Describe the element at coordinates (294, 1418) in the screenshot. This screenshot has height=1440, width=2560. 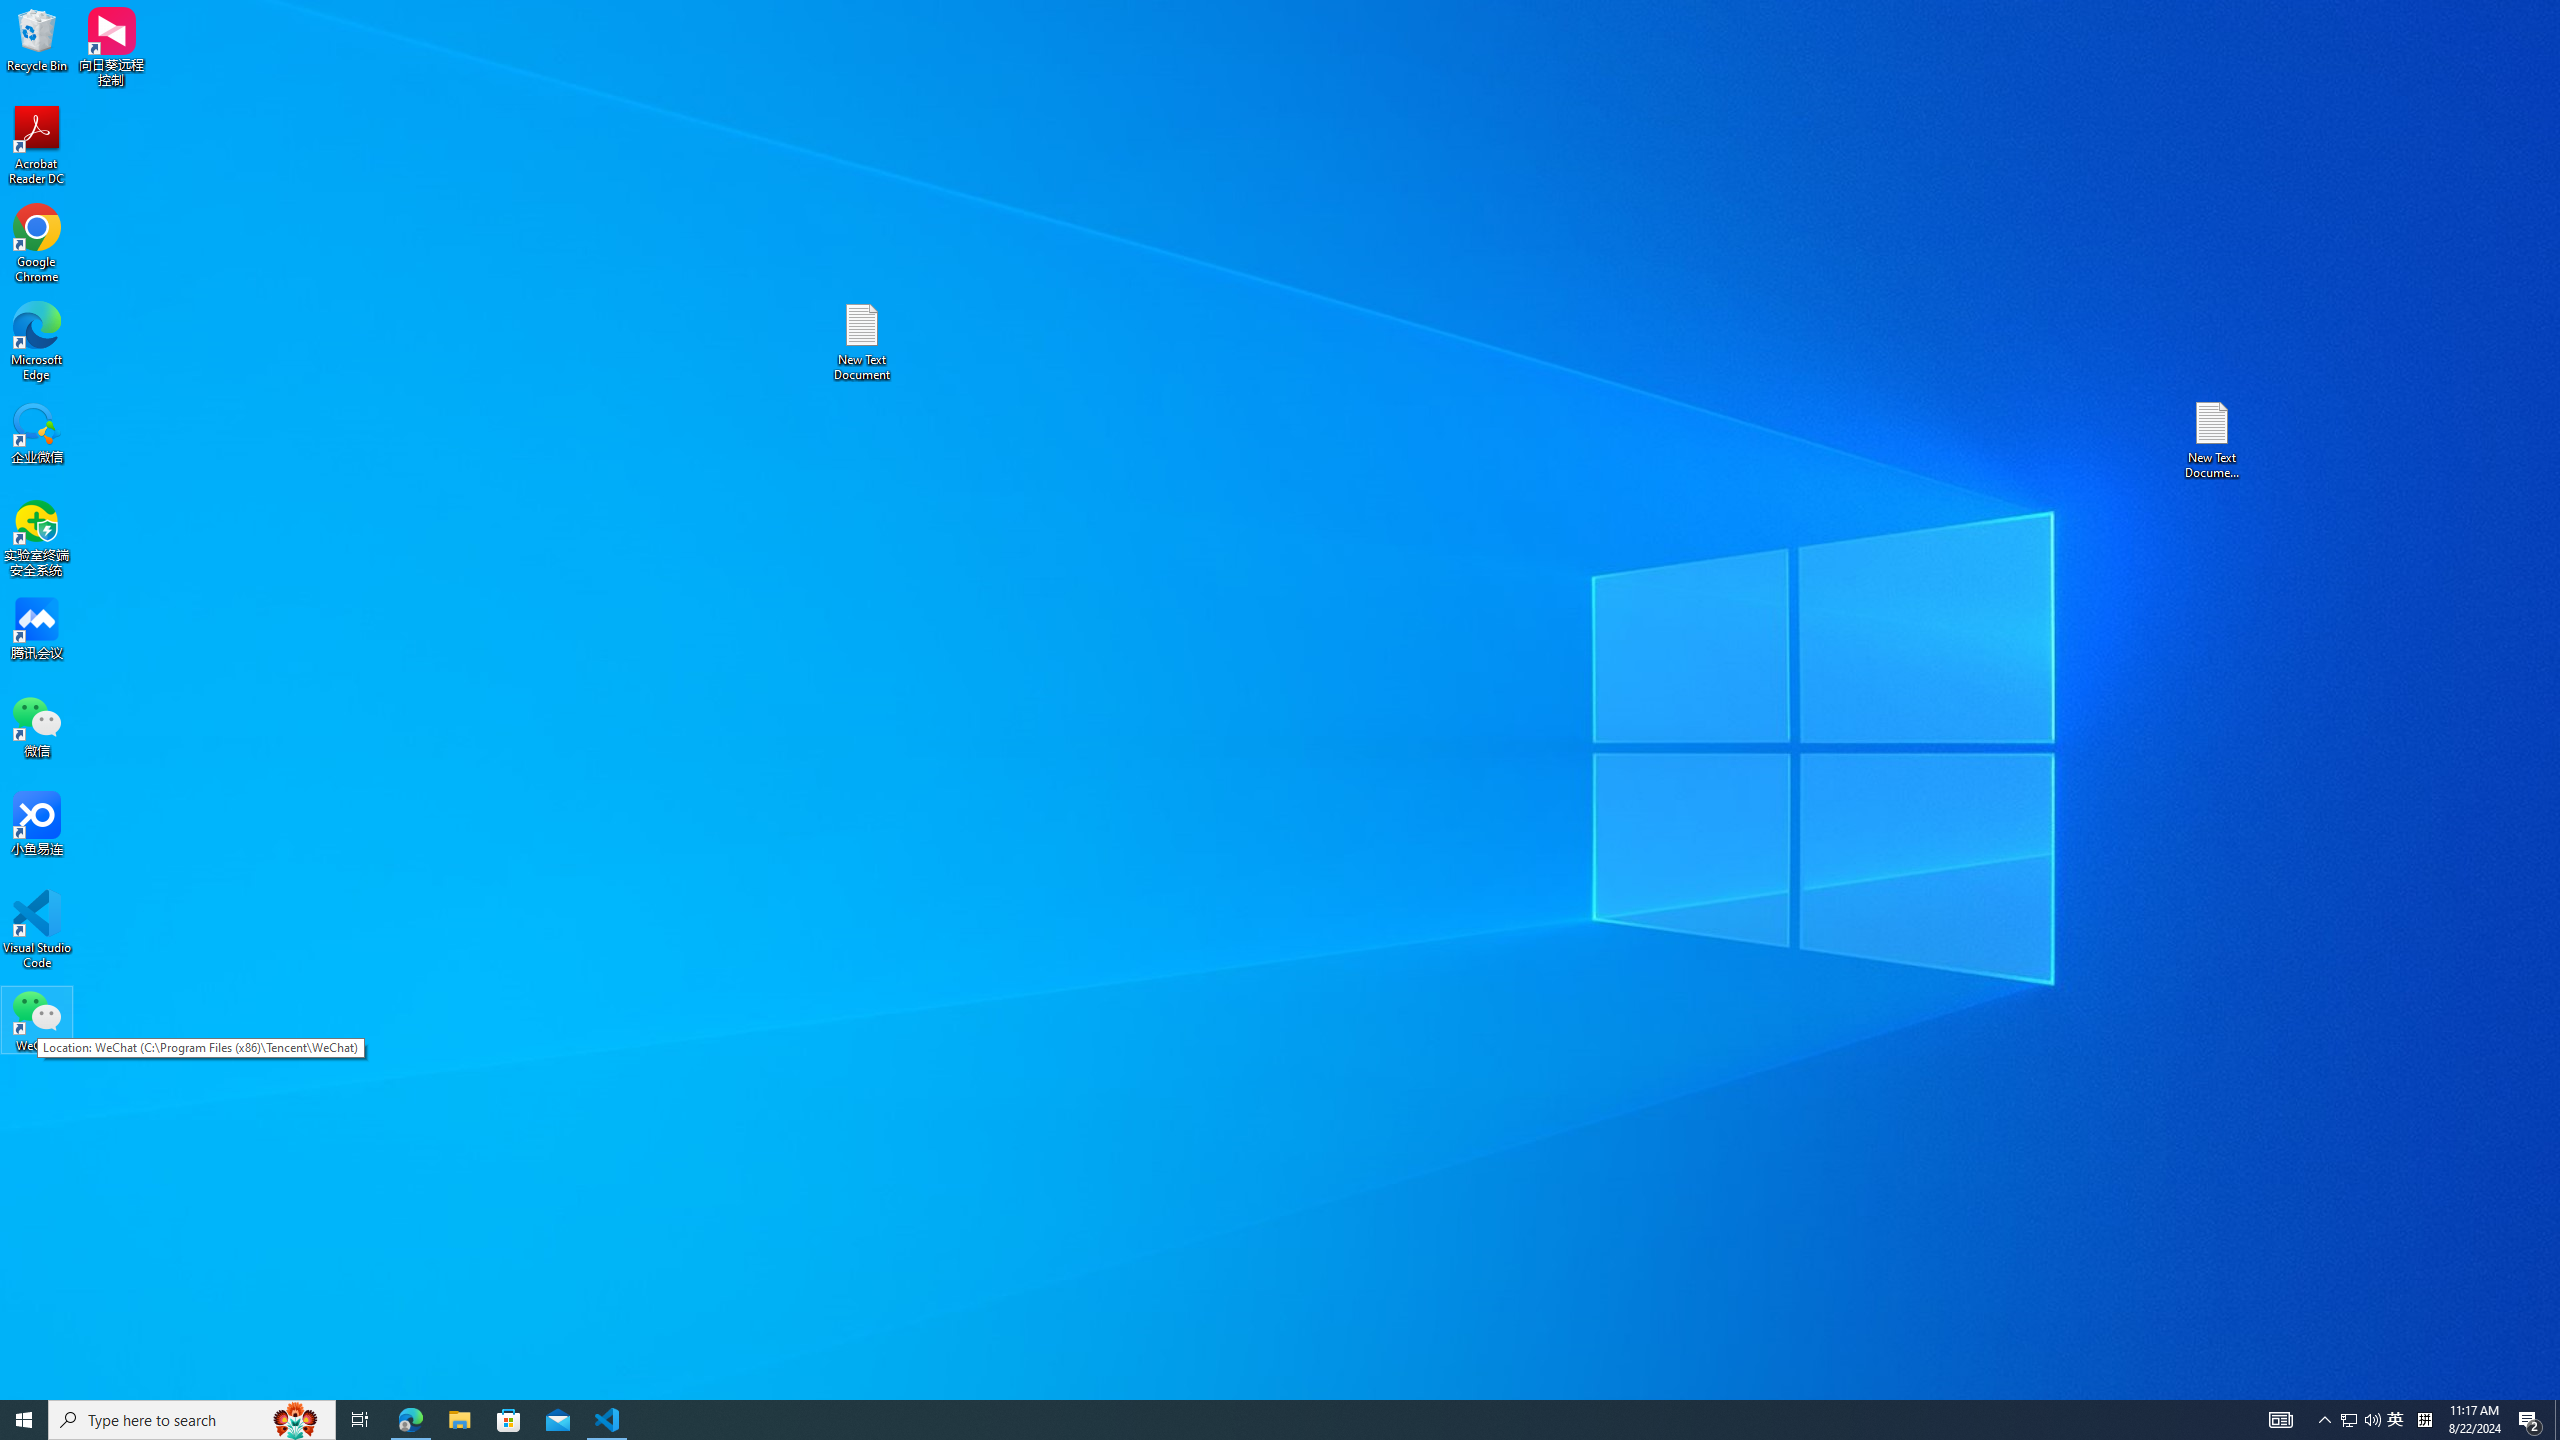
I see `'Search highlights icon opens search home window'` at that location.